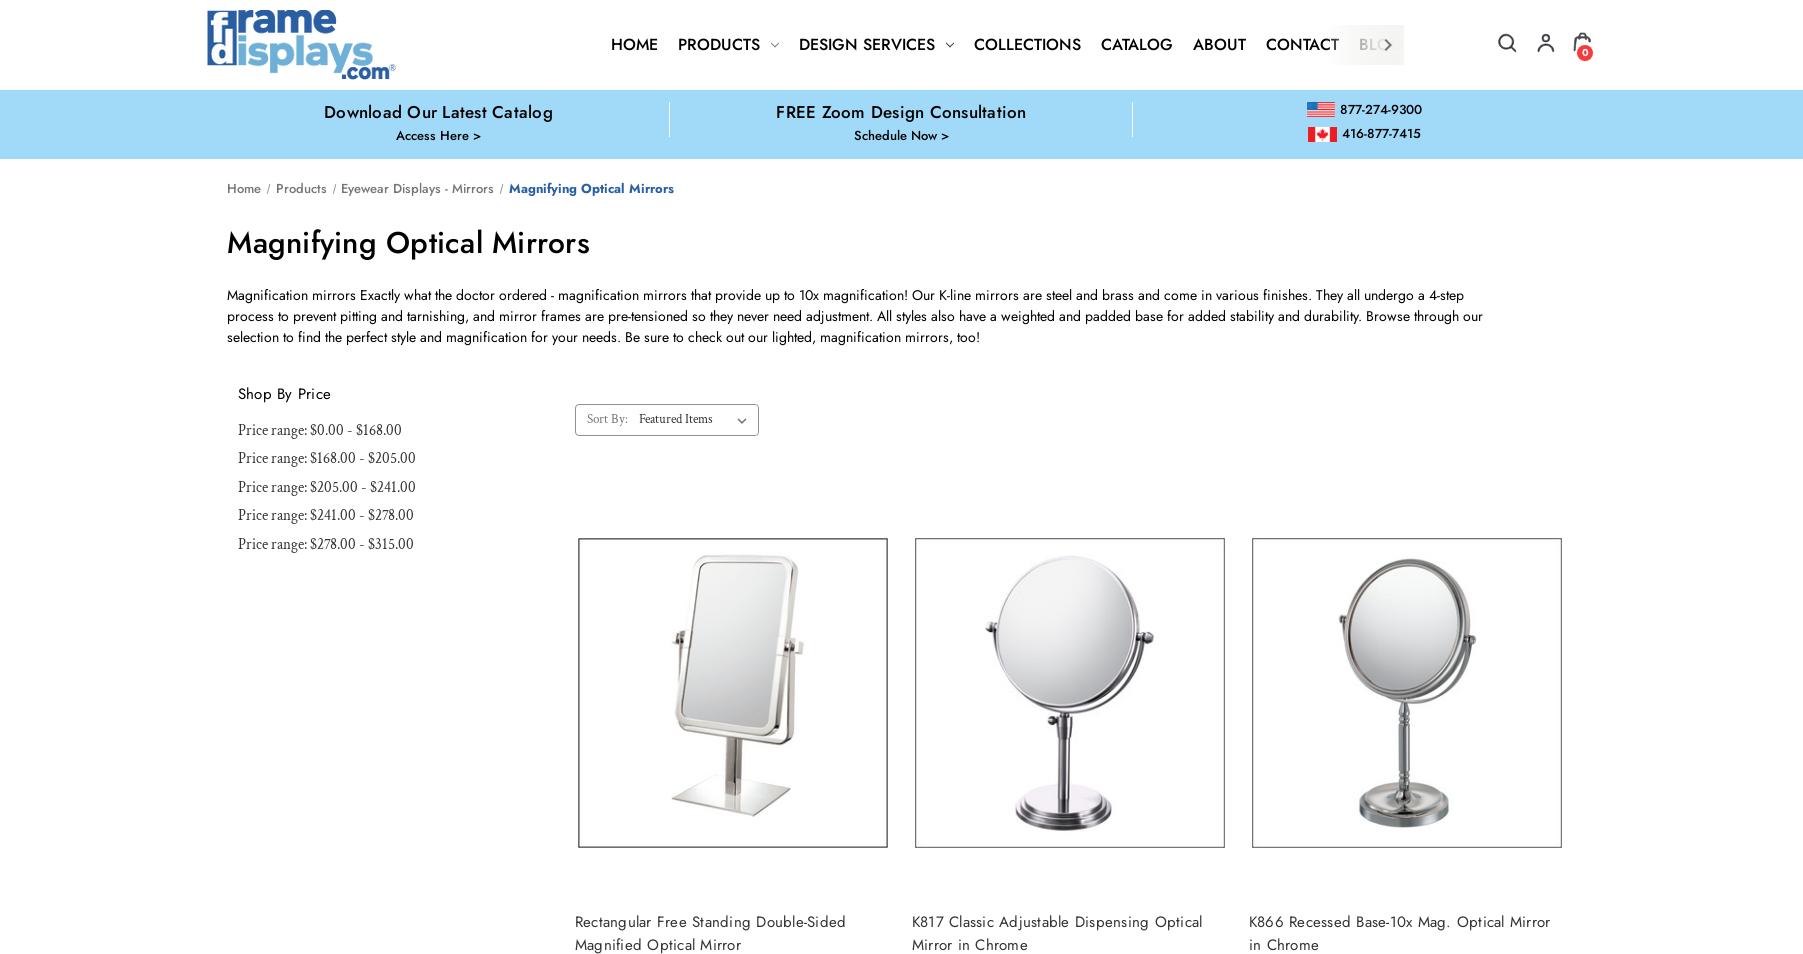 The width and height of the screenshot is (1803, 954). What do you see at coordinates (235, 429) in the screenshot?
I see `'Price range: $0.00 - $168.00'` at bounding box center [235, 429].